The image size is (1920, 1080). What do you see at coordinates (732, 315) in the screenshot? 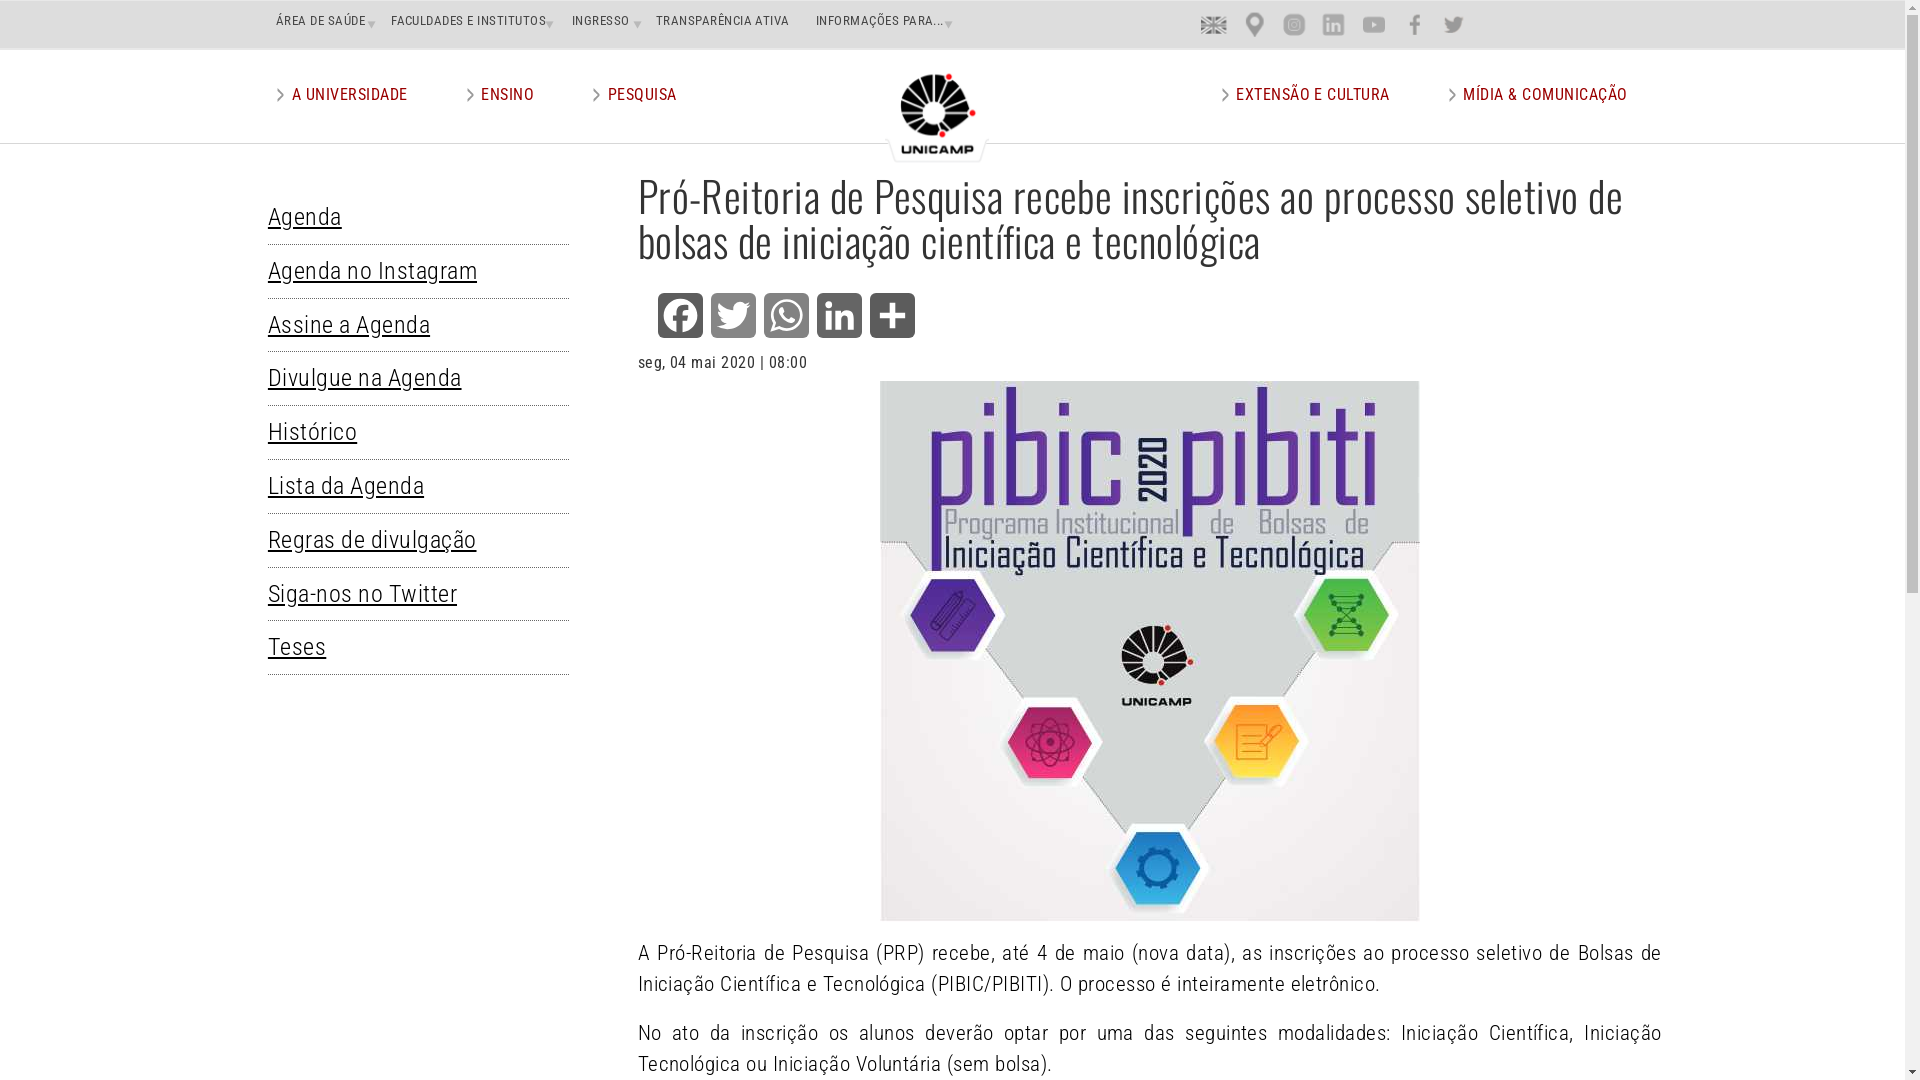
I see `'Twitter'` at bounding box center [732, 315].